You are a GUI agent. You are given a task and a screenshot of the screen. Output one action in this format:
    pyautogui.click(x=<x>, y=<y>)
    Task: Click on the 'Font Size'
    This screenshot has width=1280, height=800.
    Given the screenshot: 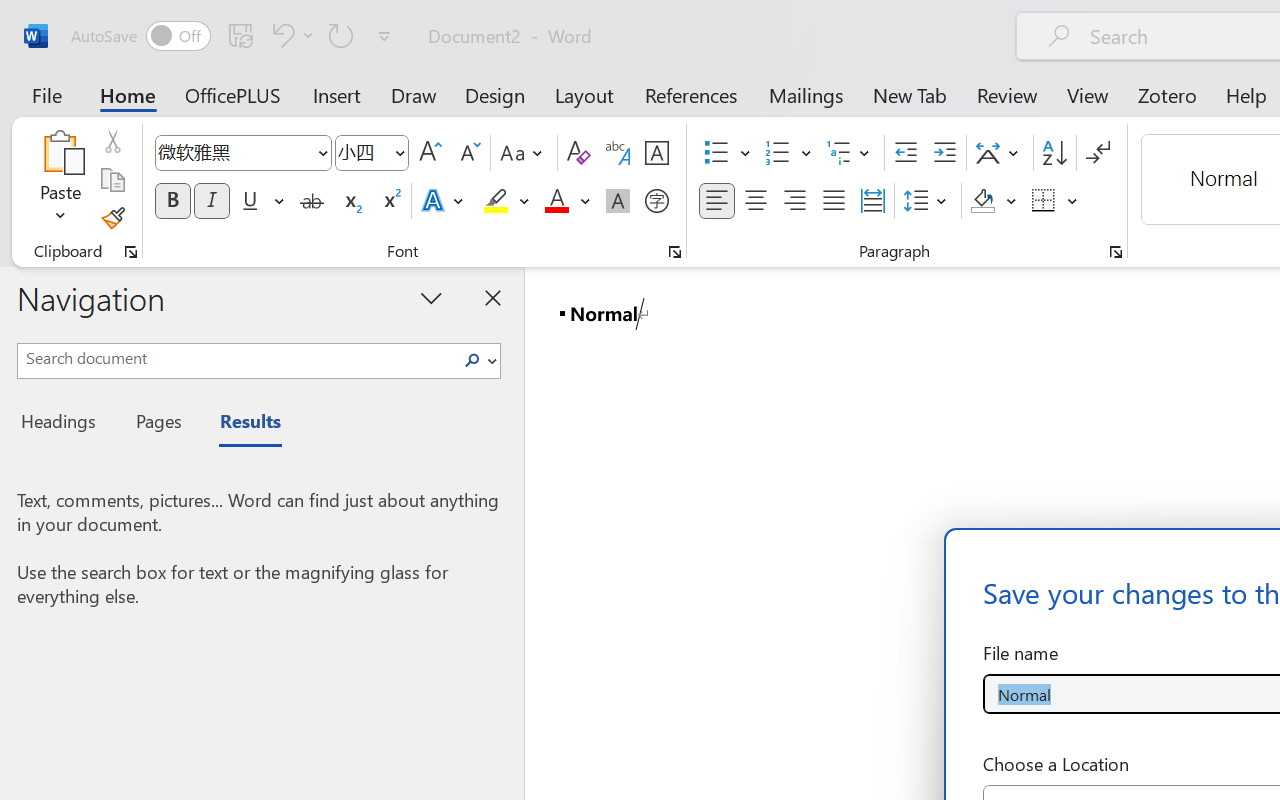 What is the action you would take?
    pyautogui.click(x=362, y=152)
    